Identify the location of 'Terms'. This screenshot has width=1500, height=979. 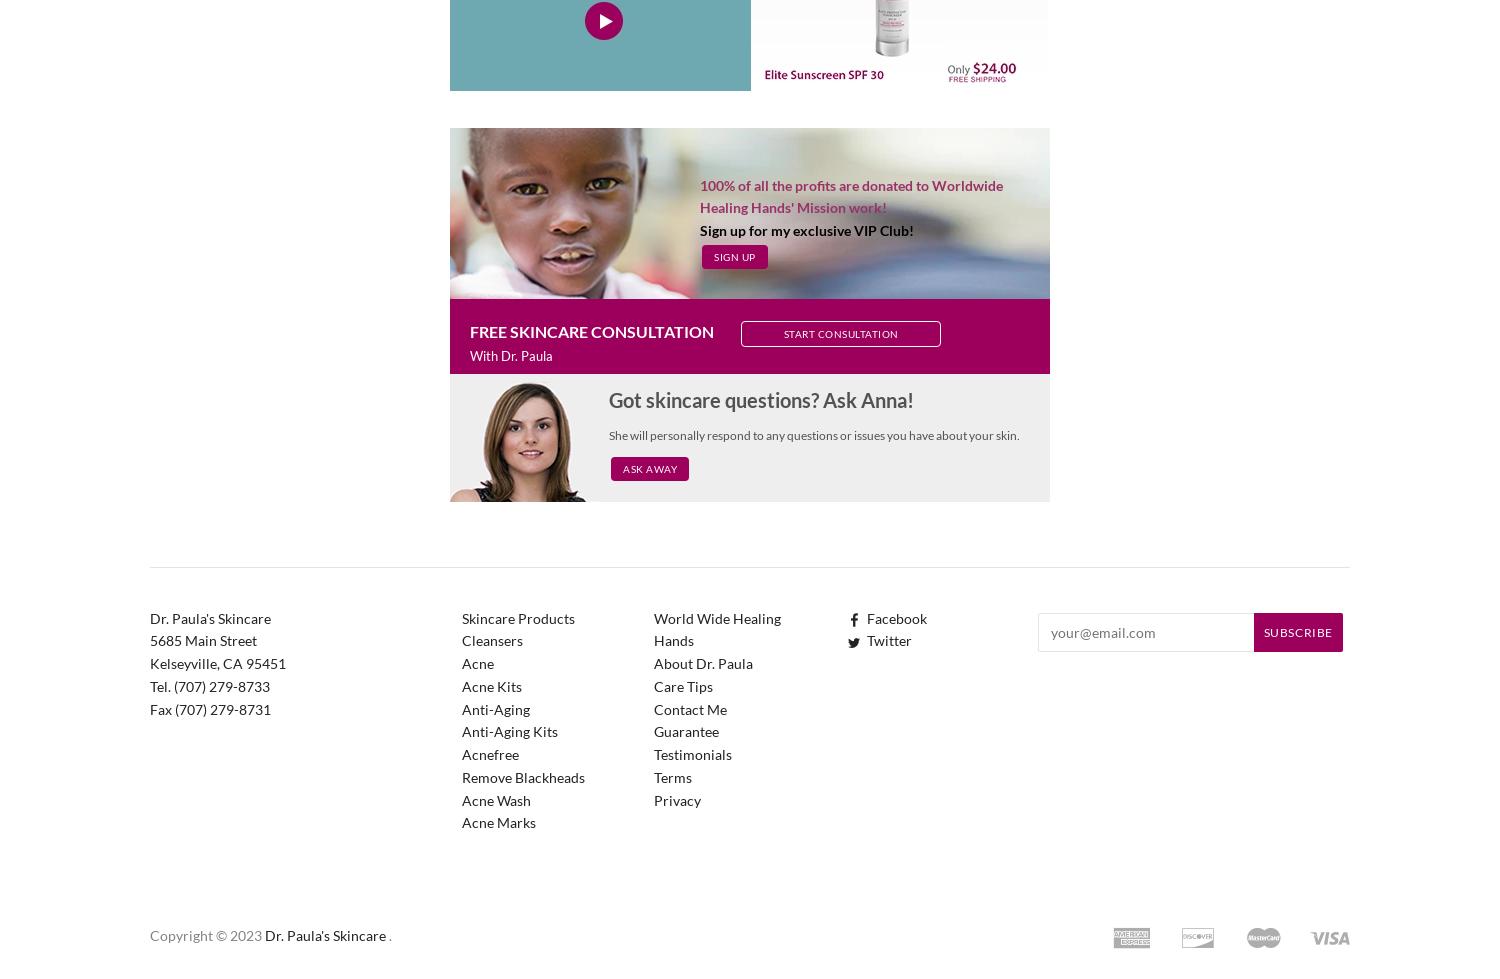
(673, 775).